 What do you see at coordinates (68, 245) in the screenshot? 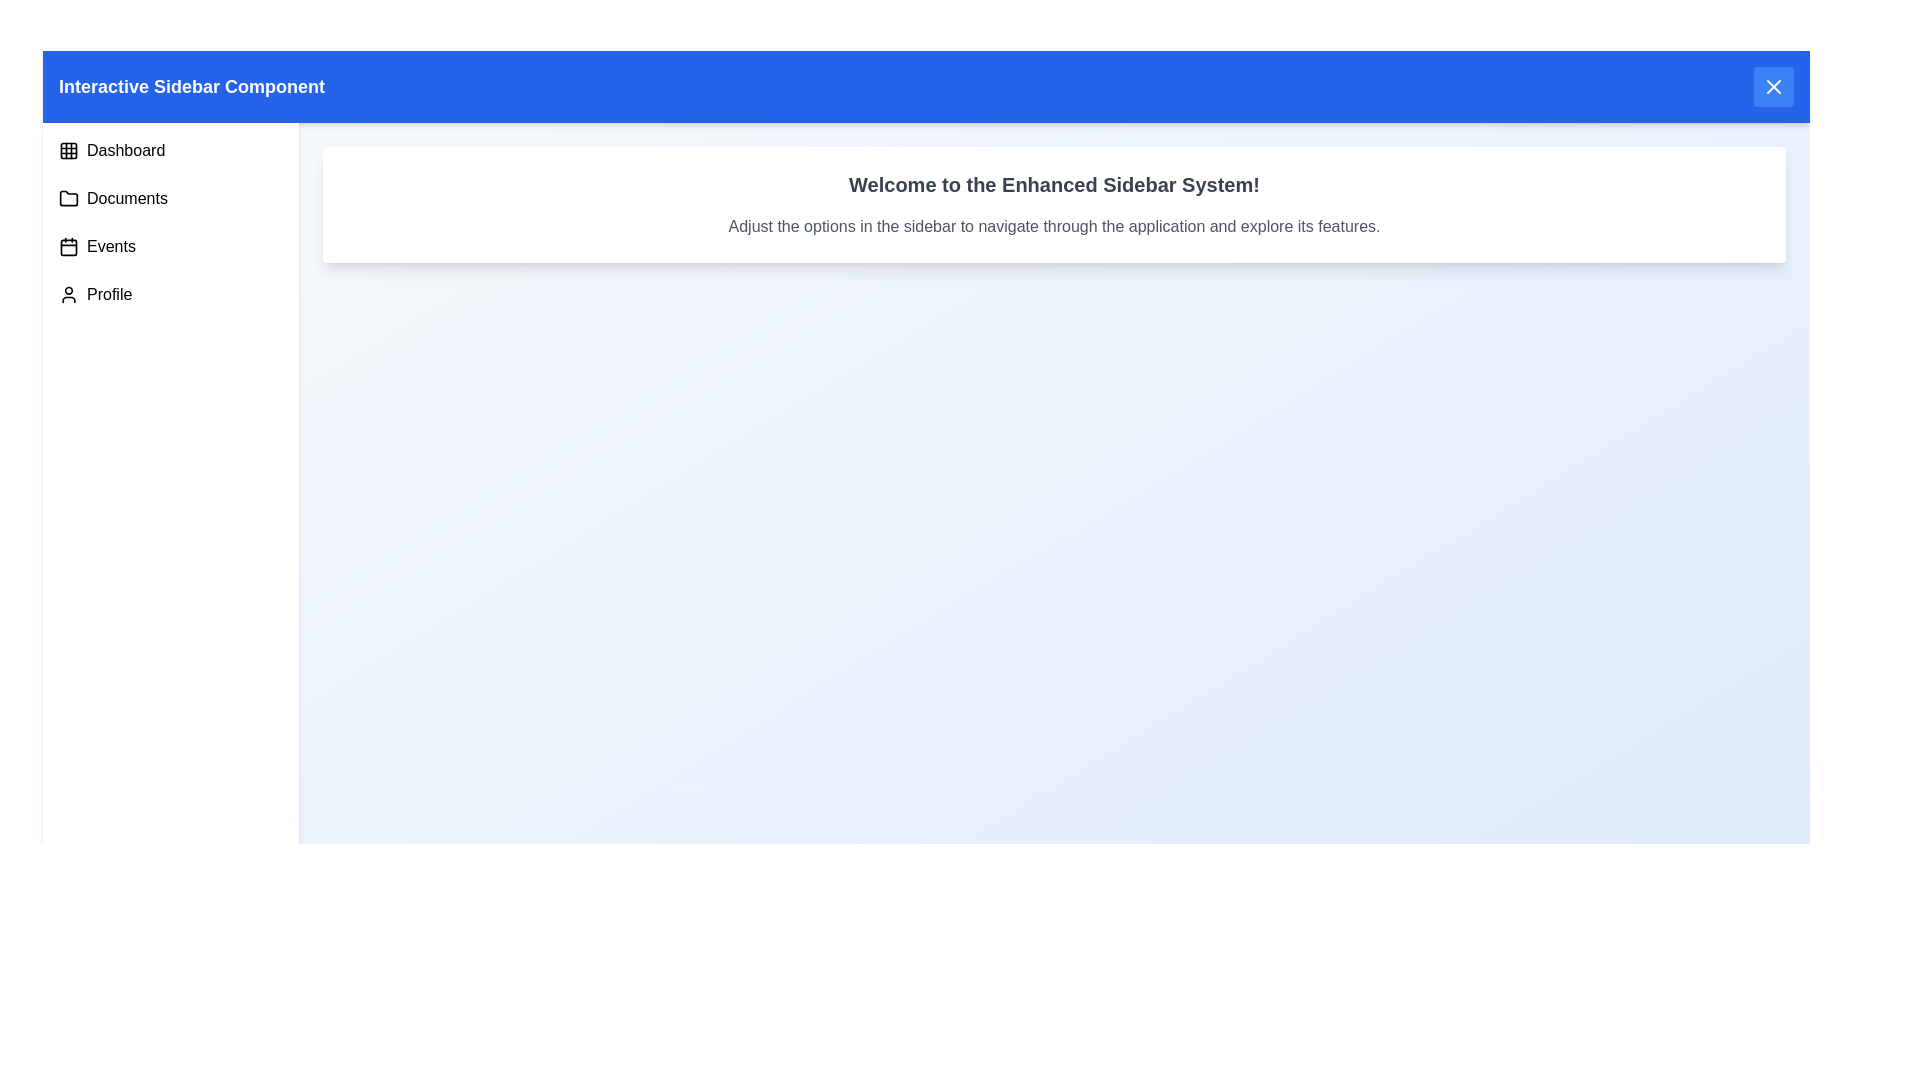
I see `the calendar icon in the 'Events' section of the sidebar menu, which is the third item under 'Interactive Sidebar Component'` at bounding box center [68, 245].